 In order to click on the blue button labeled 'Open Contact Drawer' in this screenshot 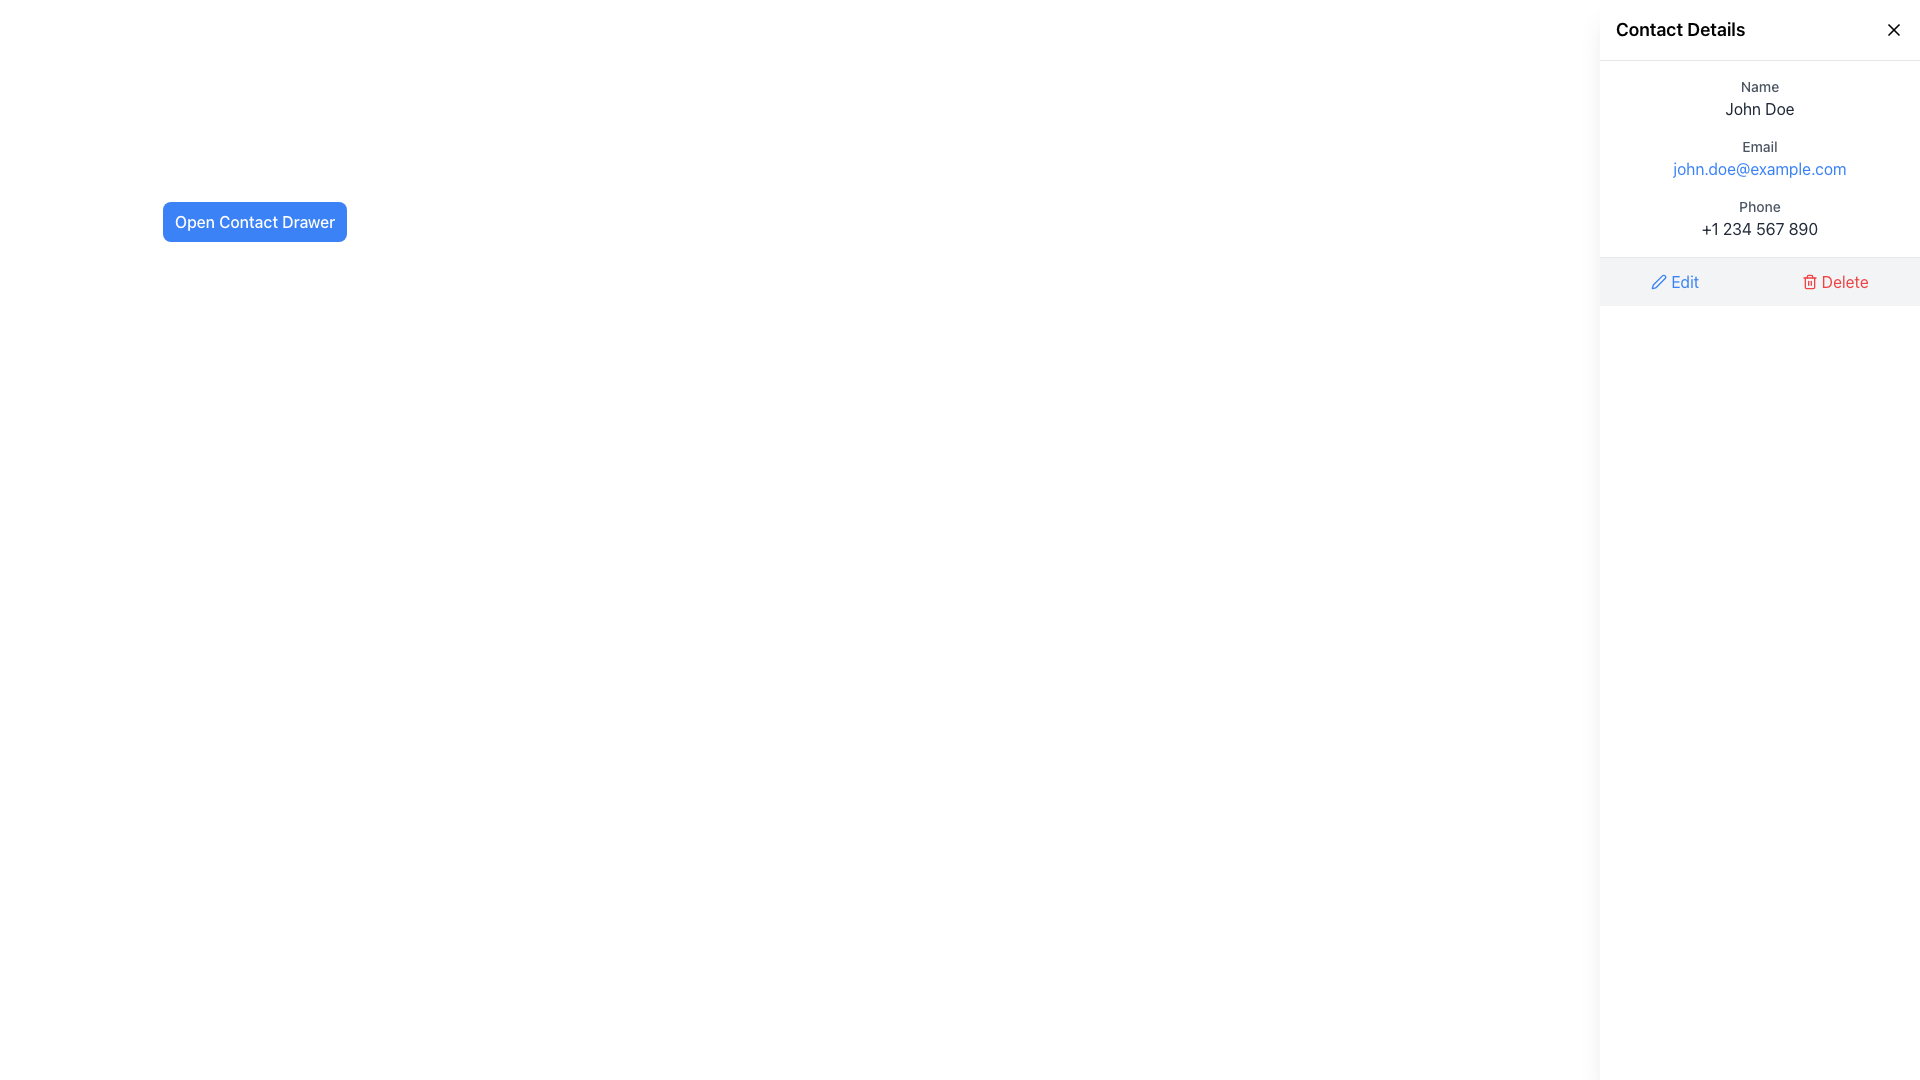, I will do `click(253, 222)`.